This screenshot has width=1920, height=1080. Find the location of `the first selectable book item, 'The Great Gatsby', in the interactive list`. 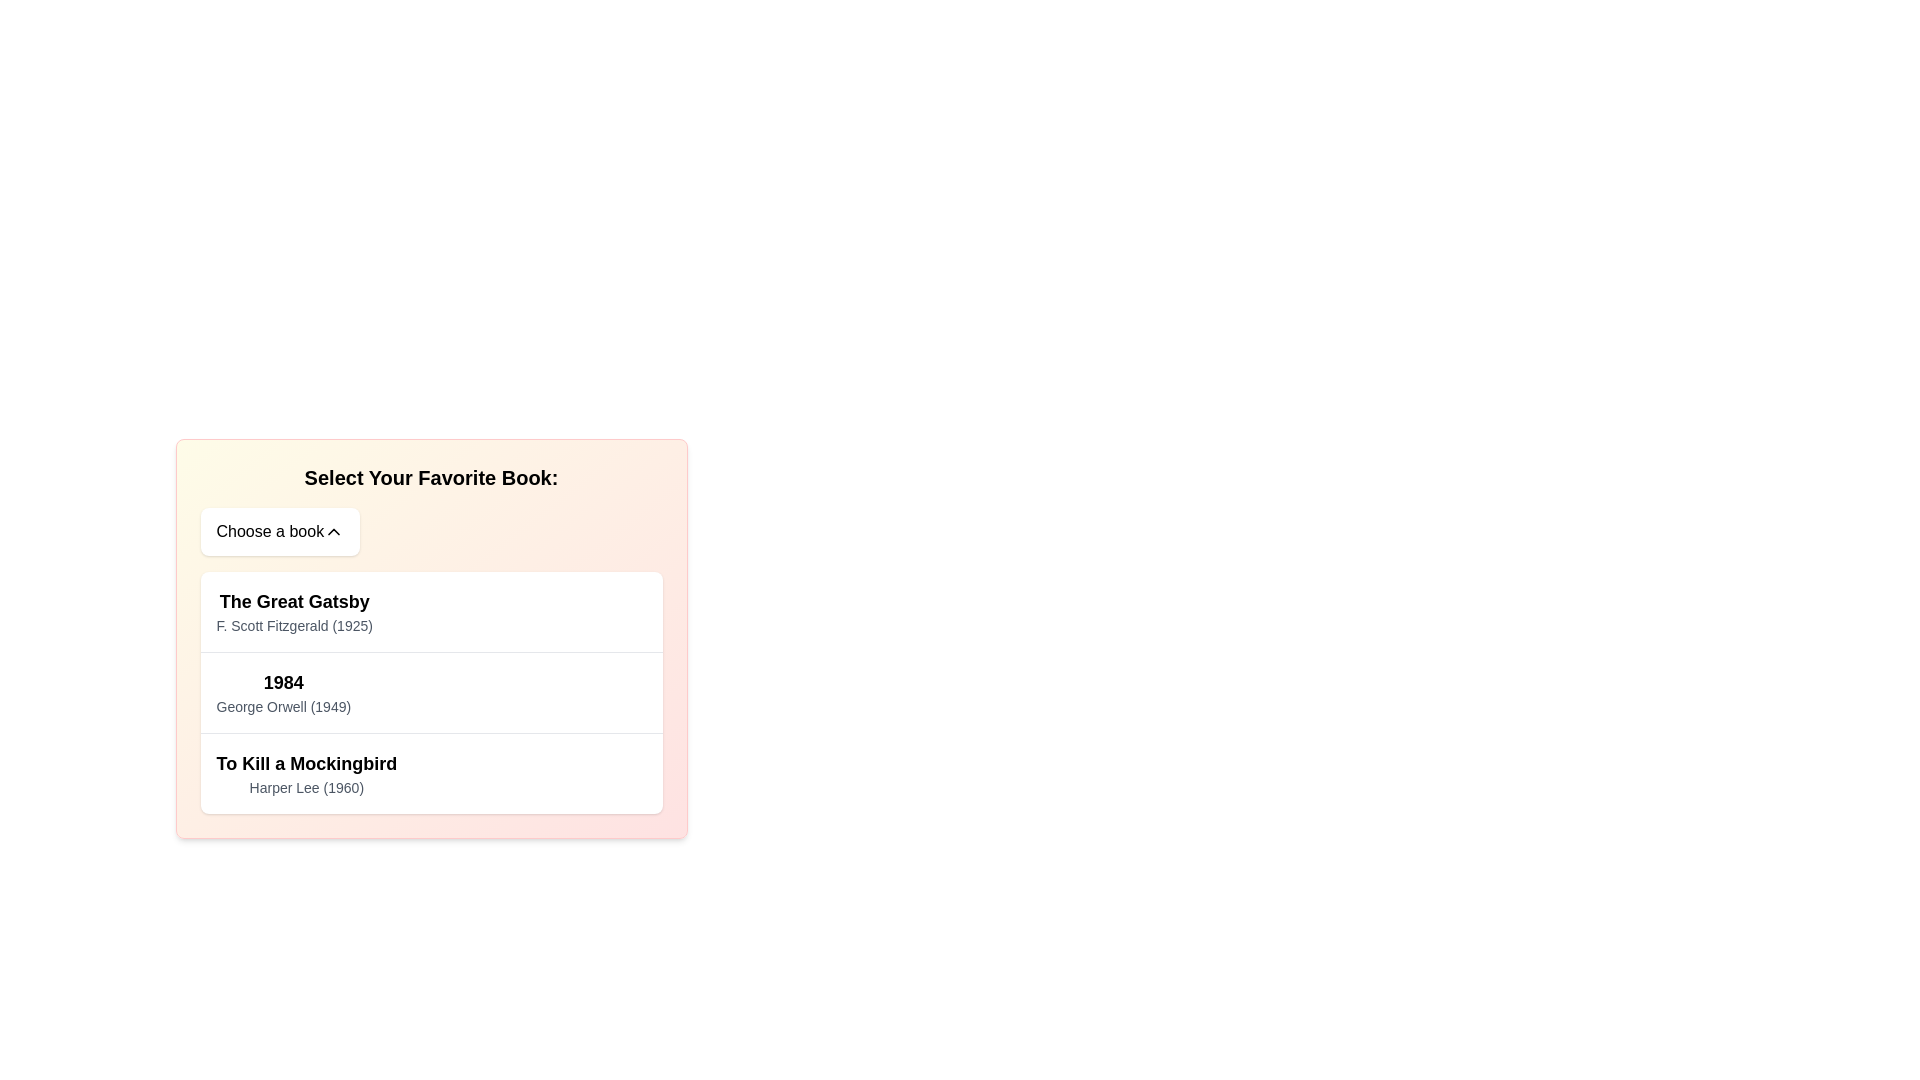

the first selectable book item, 'The Great Gatsby', in the interactive list is located at coordinates (430, 611).